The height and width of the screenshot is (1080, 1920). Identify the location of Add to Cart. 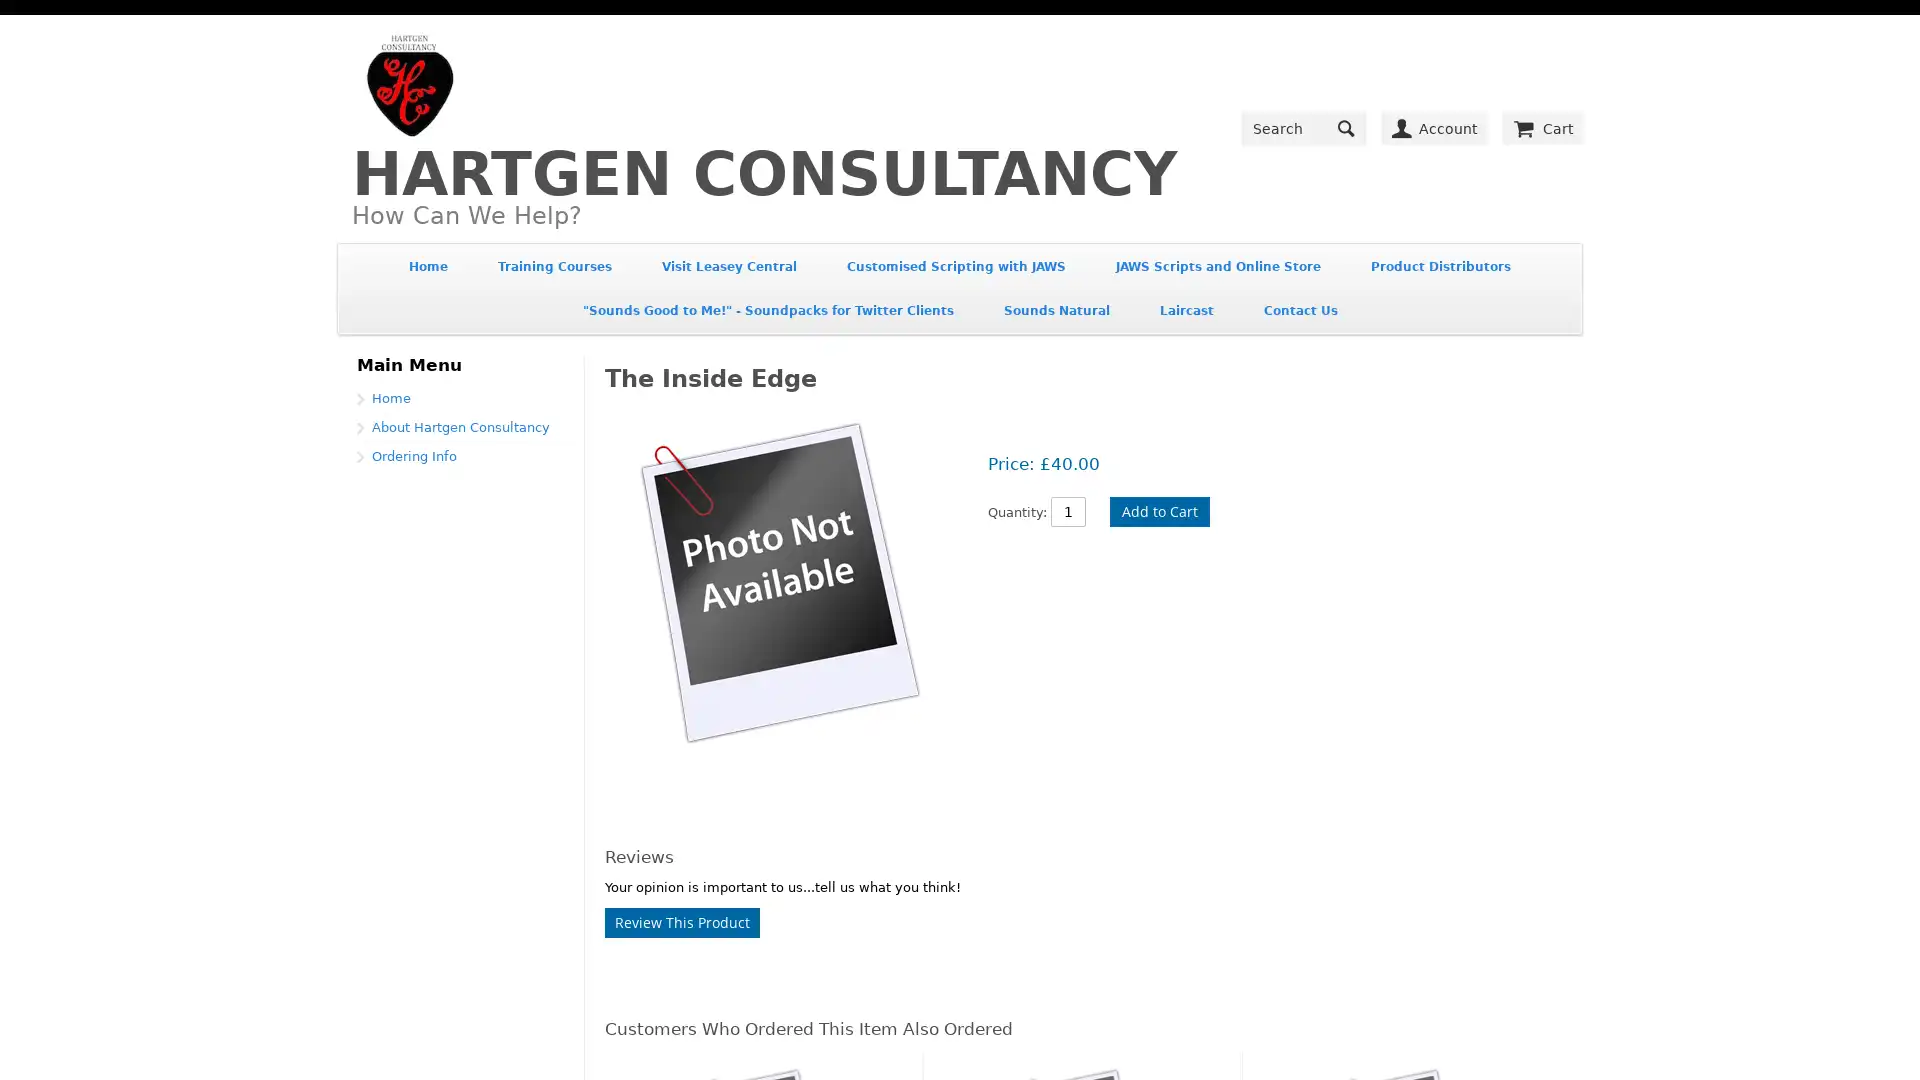
(1160, 540).